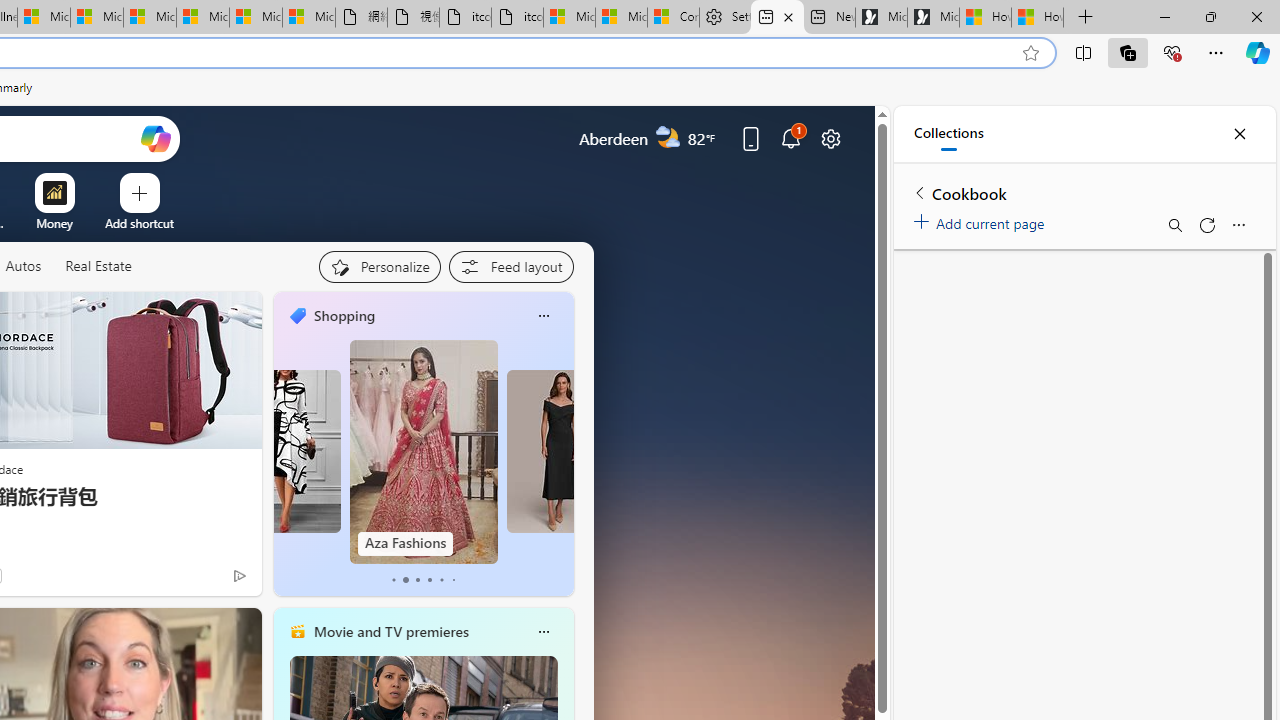  What do you see at coordinates (392, 579) in the screenshot?
I see `'tab-0'` at bounding box center [392, 579].